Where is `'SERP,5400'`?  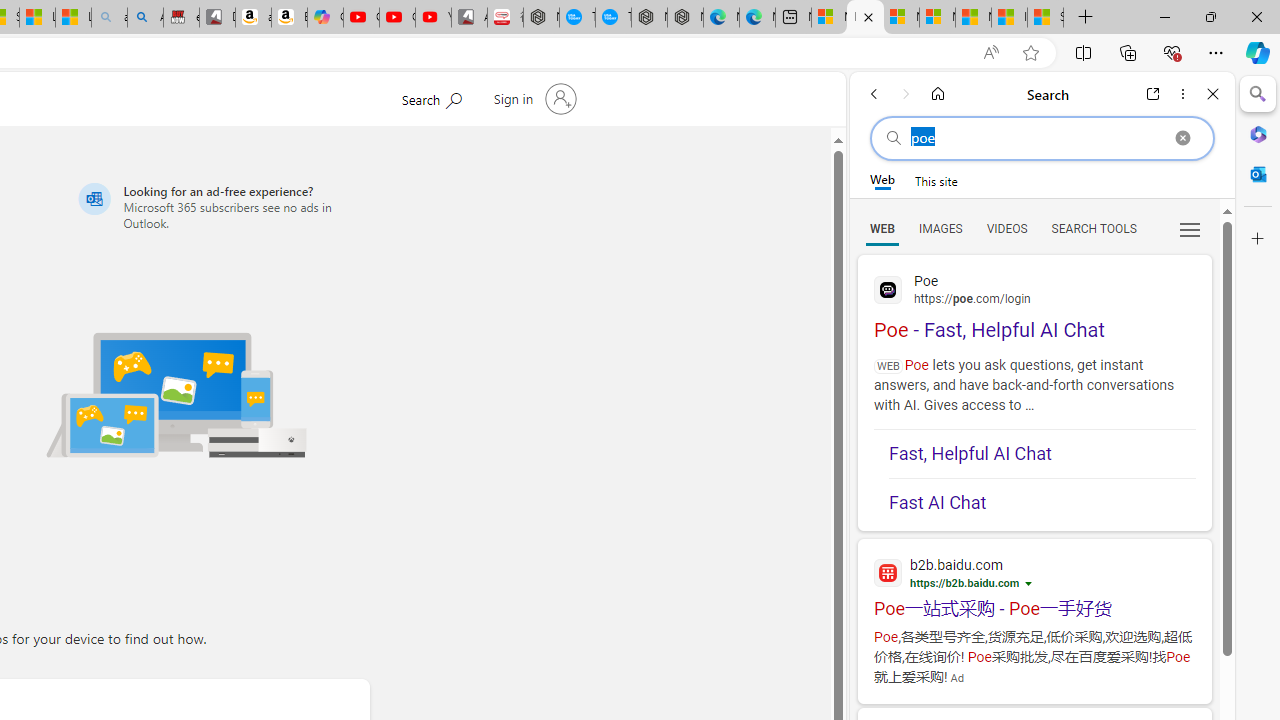
'SERP,5400' is located at coordinates (1034, 608).